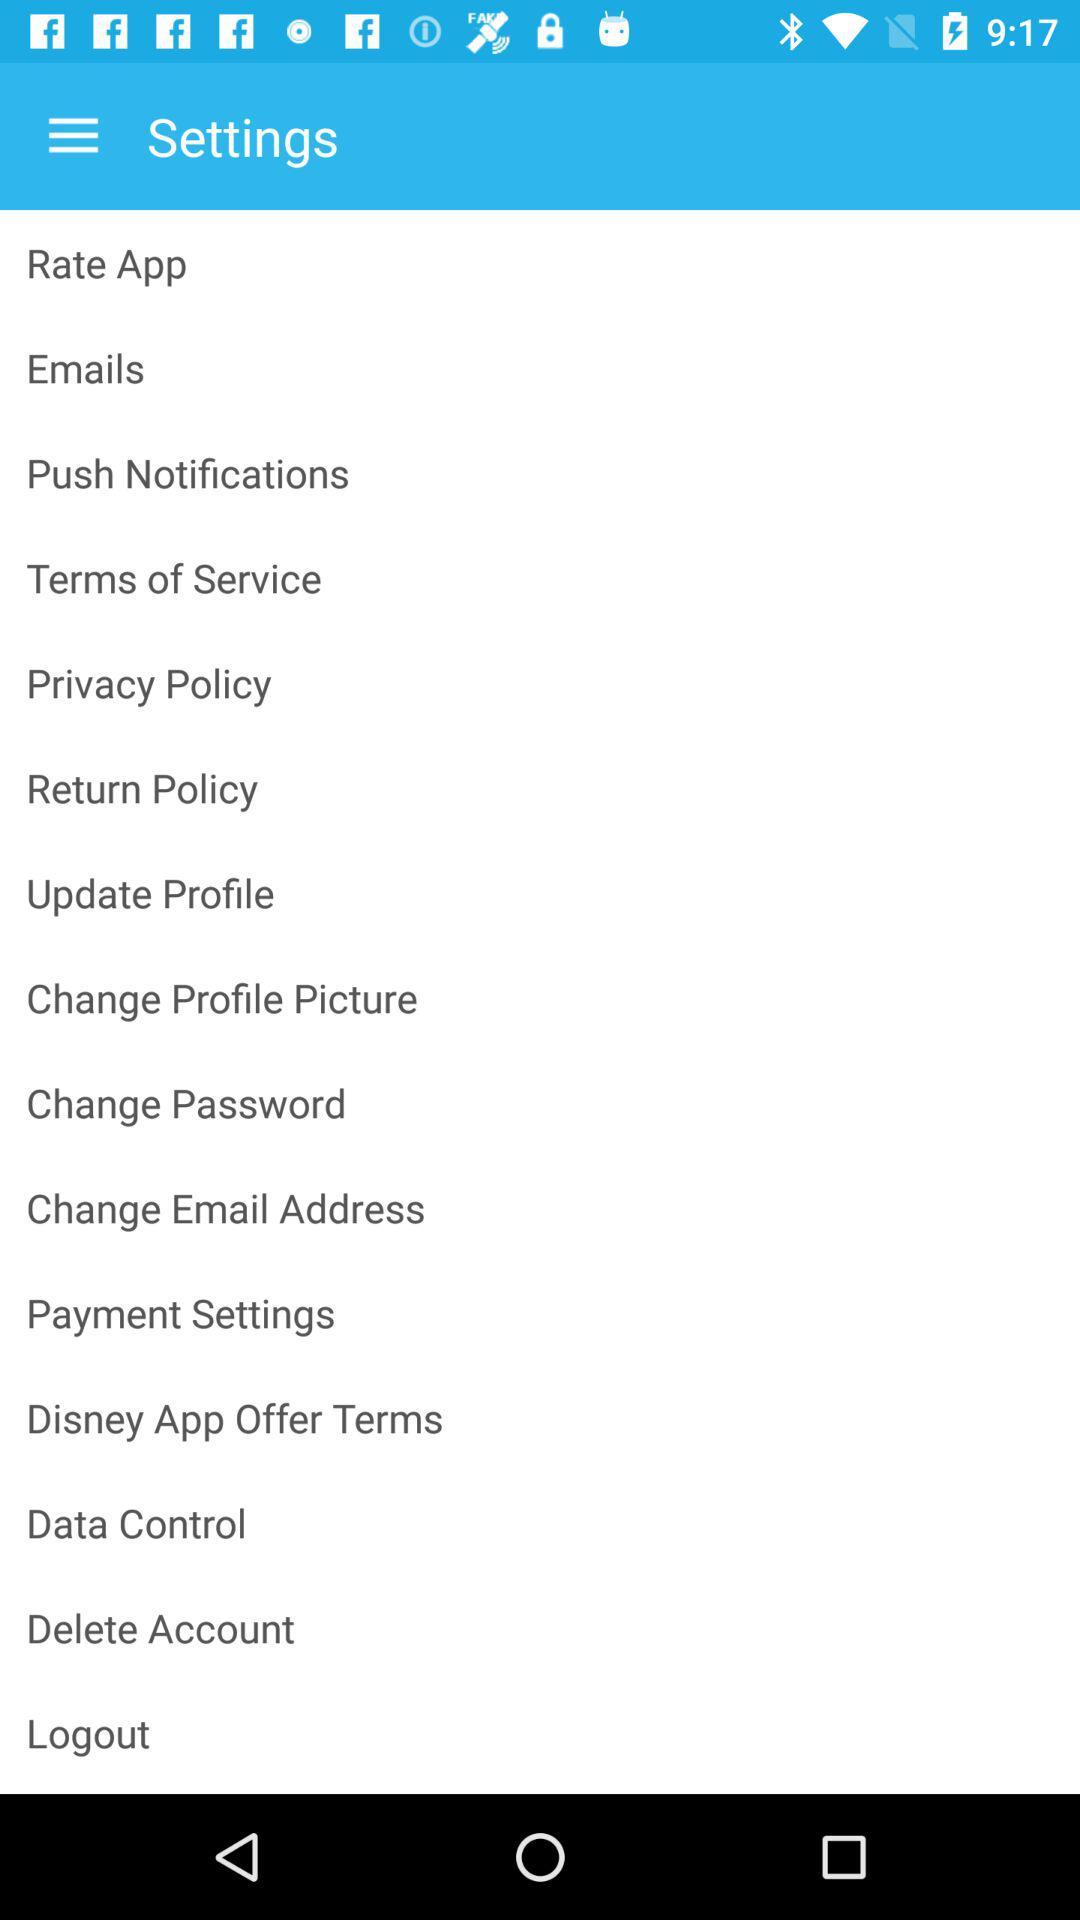  I want to click on item next to settings icon, so click(72, 135).